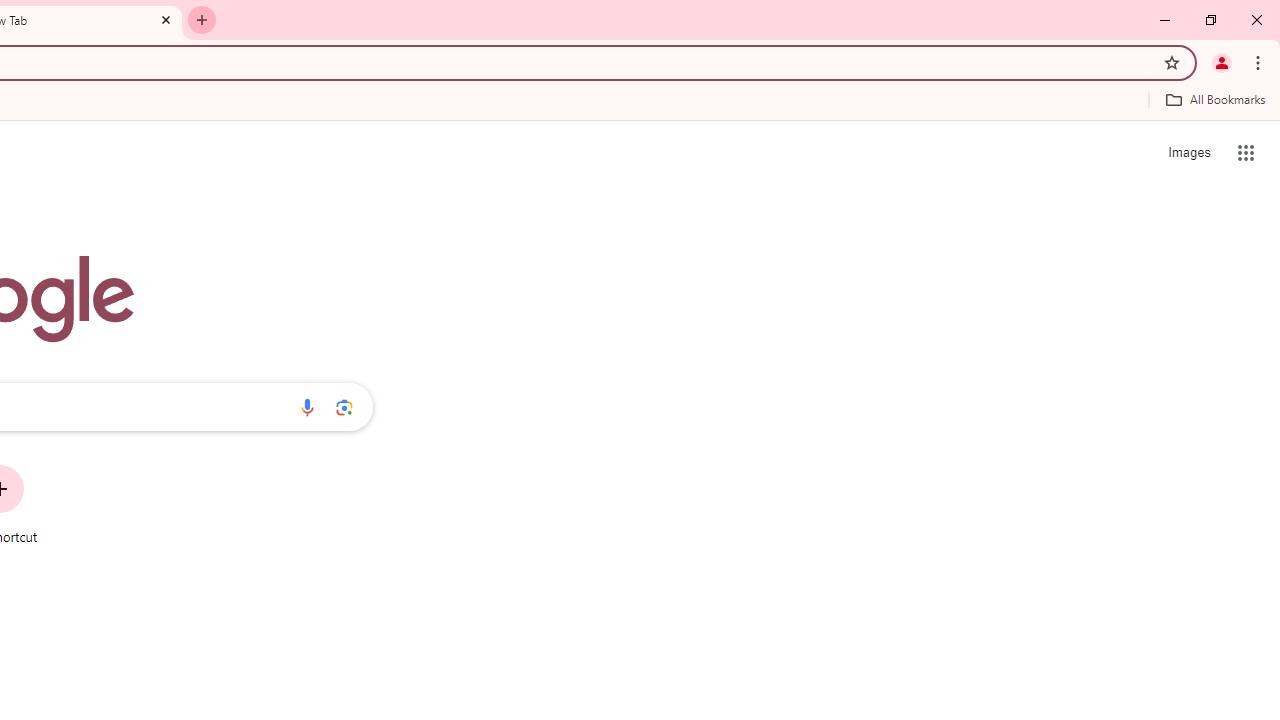 The height and width of the screenshot is (720, 1280). Describe the element at coordinates (1245, 152) in the screenshot. I see `'Google apps'` at that location.